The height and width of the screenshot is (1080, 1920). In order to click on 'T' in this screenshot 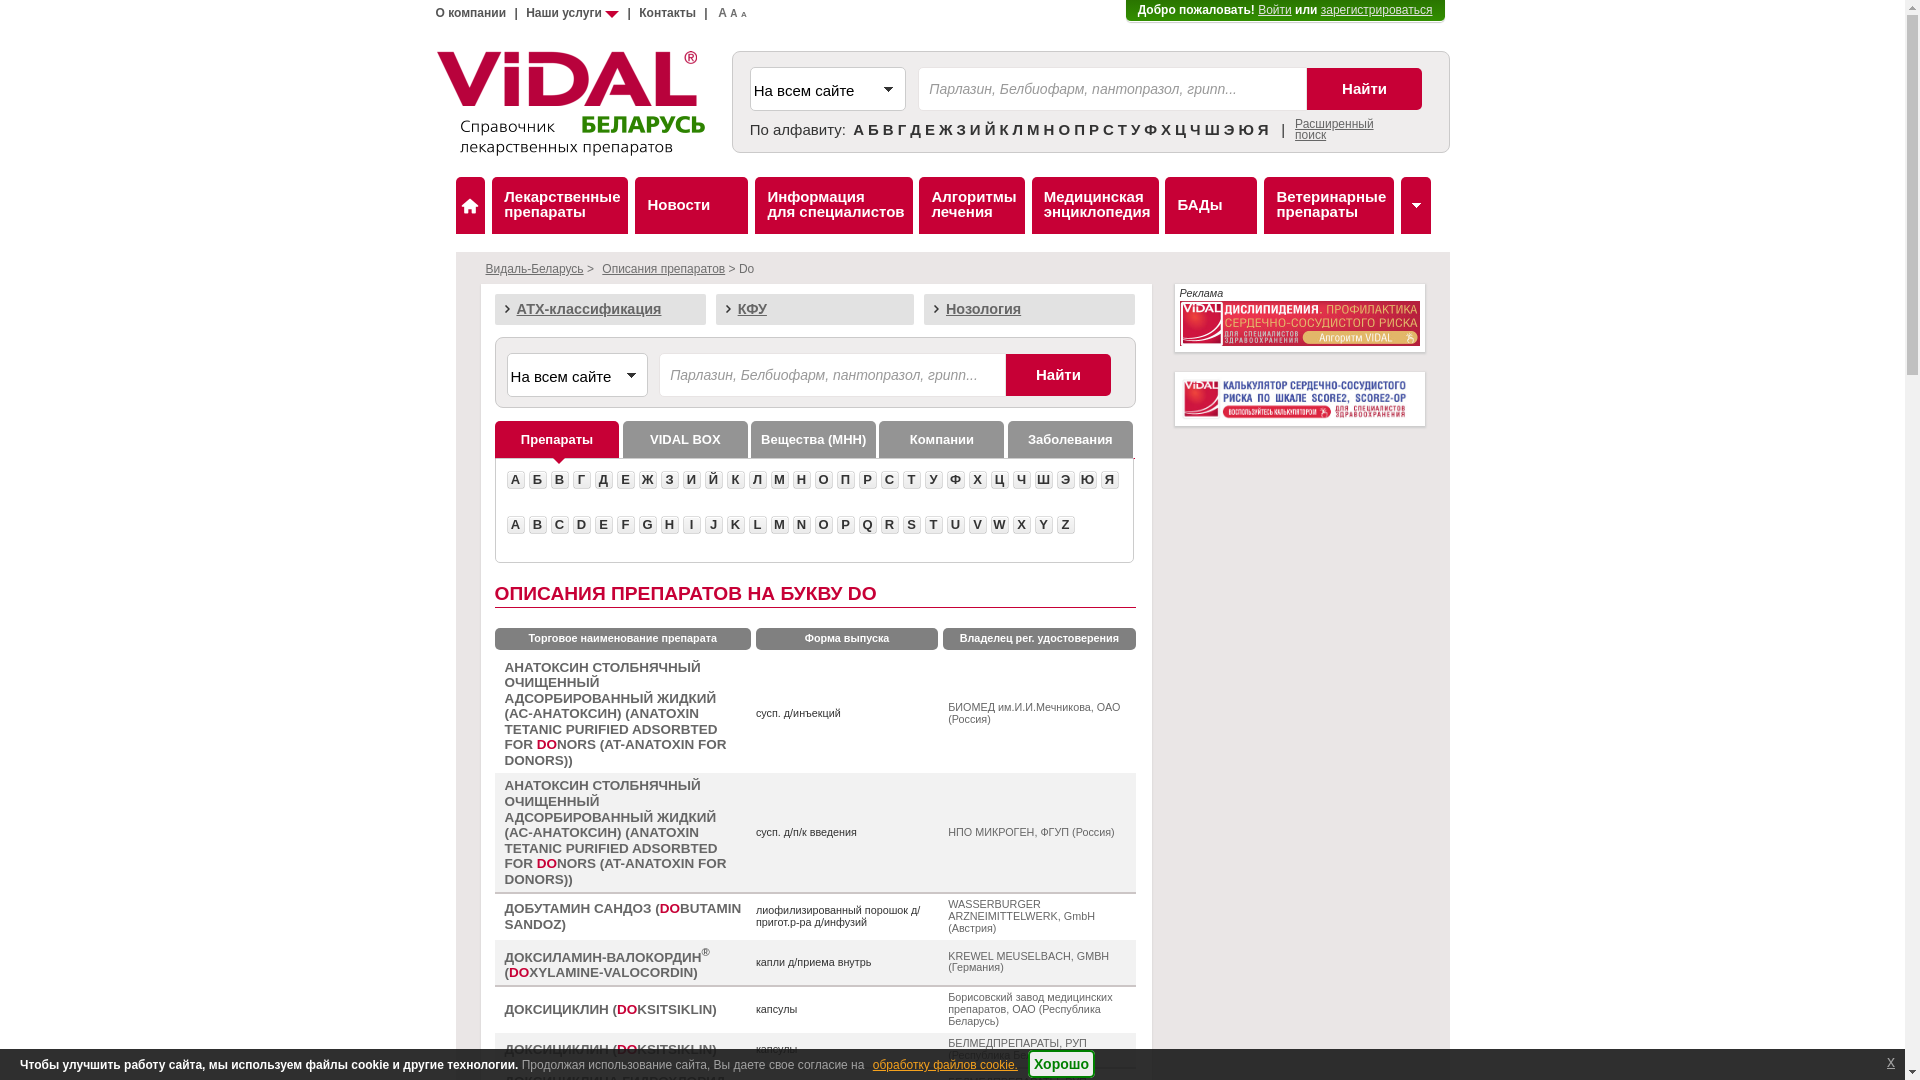, I will do `click(923, 523)`.